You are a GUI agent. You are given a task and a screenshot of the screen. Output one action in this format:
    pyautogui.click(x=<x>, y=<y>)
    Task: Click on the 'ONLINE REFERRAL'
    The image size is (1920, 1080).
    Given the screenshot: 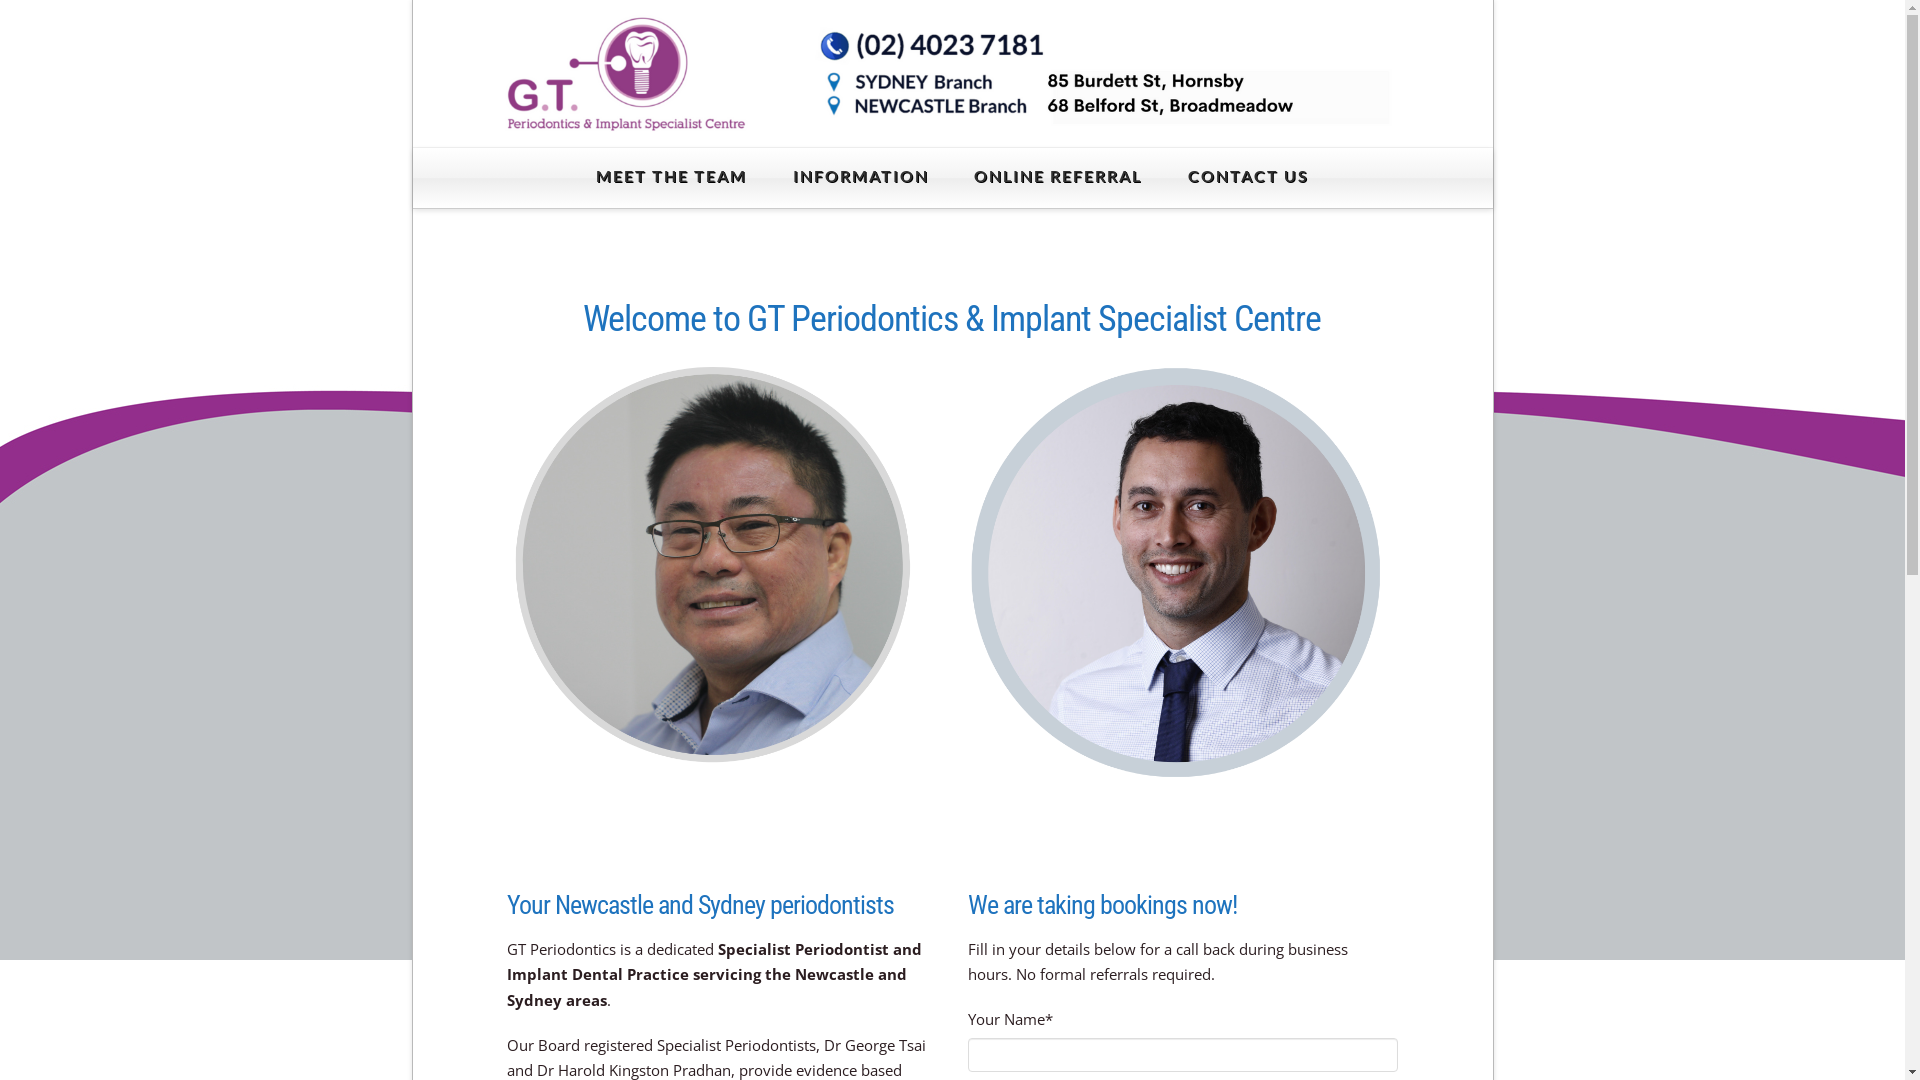 What is the action you would take?
    pyautogui.click(x=1056, y=176)
    